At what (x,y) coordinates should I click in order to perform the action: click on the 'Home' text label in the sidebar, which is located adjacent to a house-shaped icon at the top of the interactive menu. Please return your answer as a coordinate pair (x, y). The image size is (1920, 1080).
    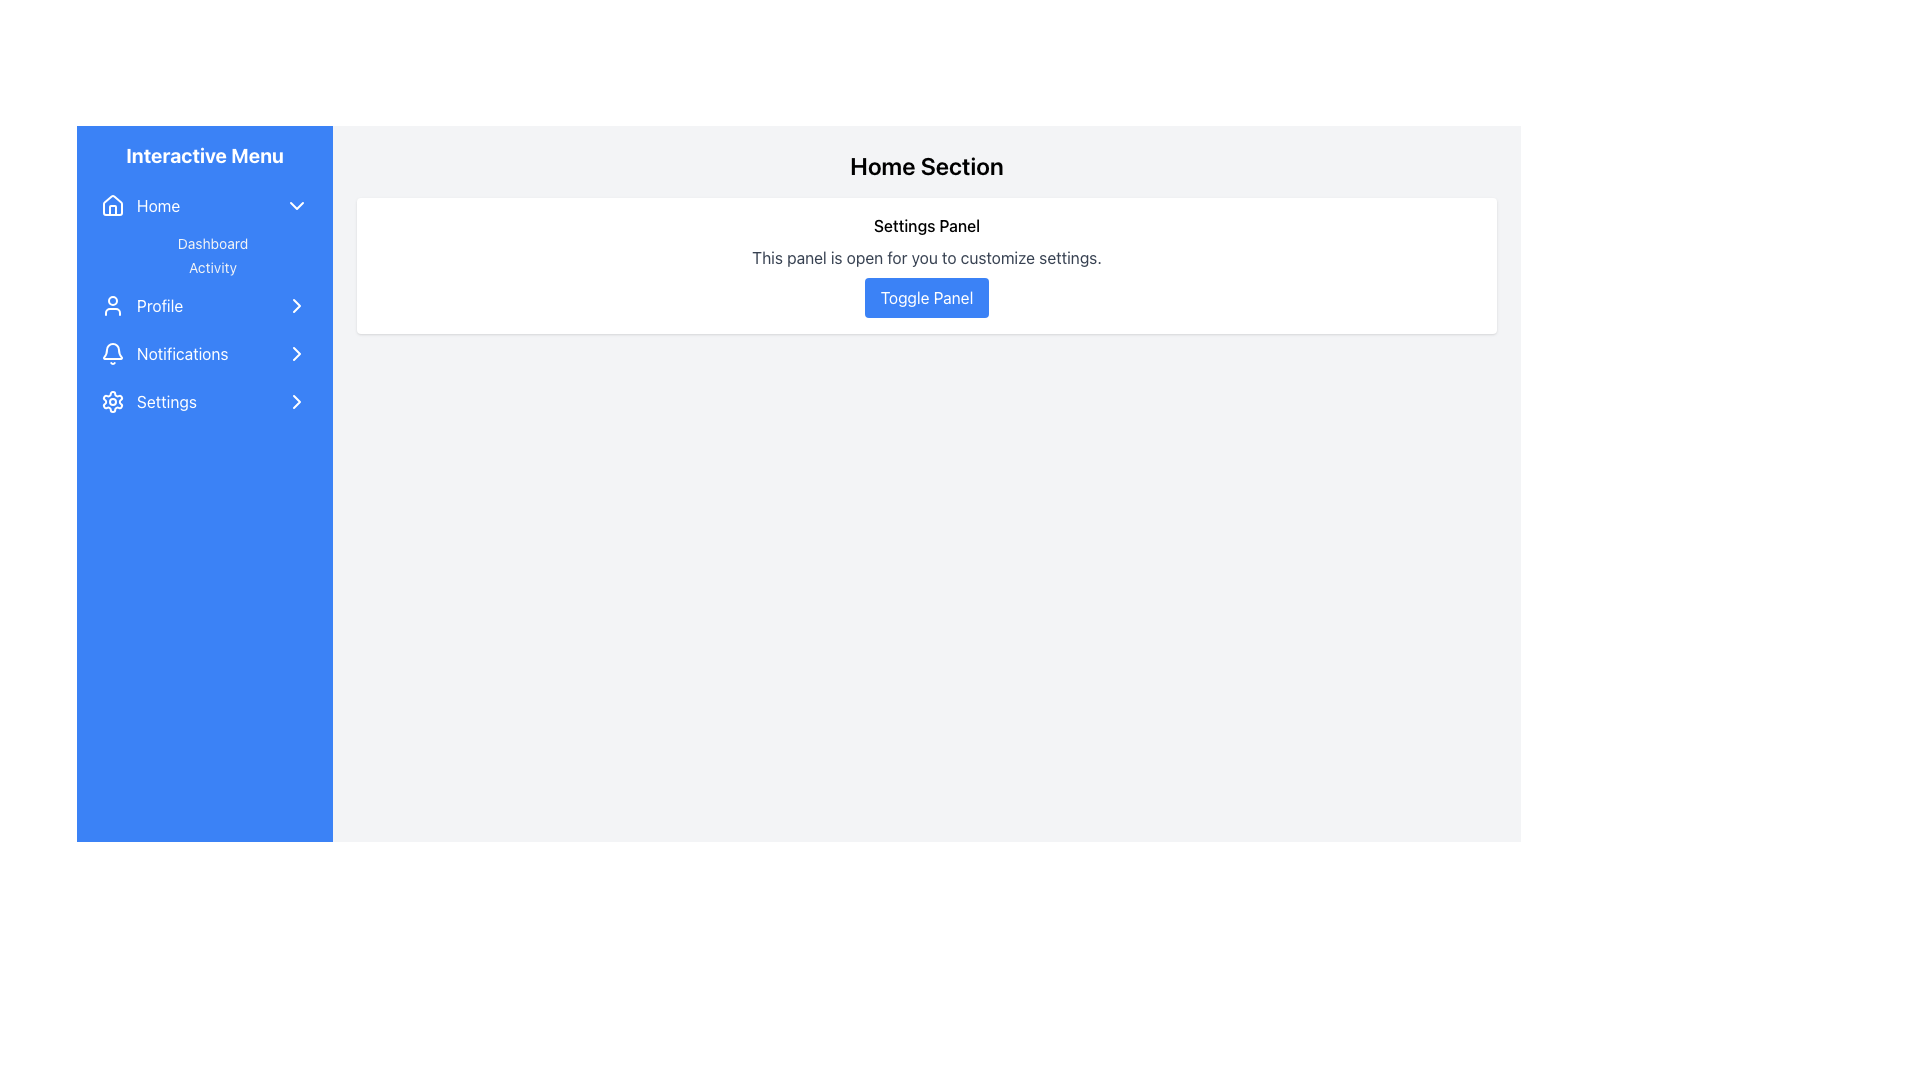
    Looking at the image, I should click on (157, 205).